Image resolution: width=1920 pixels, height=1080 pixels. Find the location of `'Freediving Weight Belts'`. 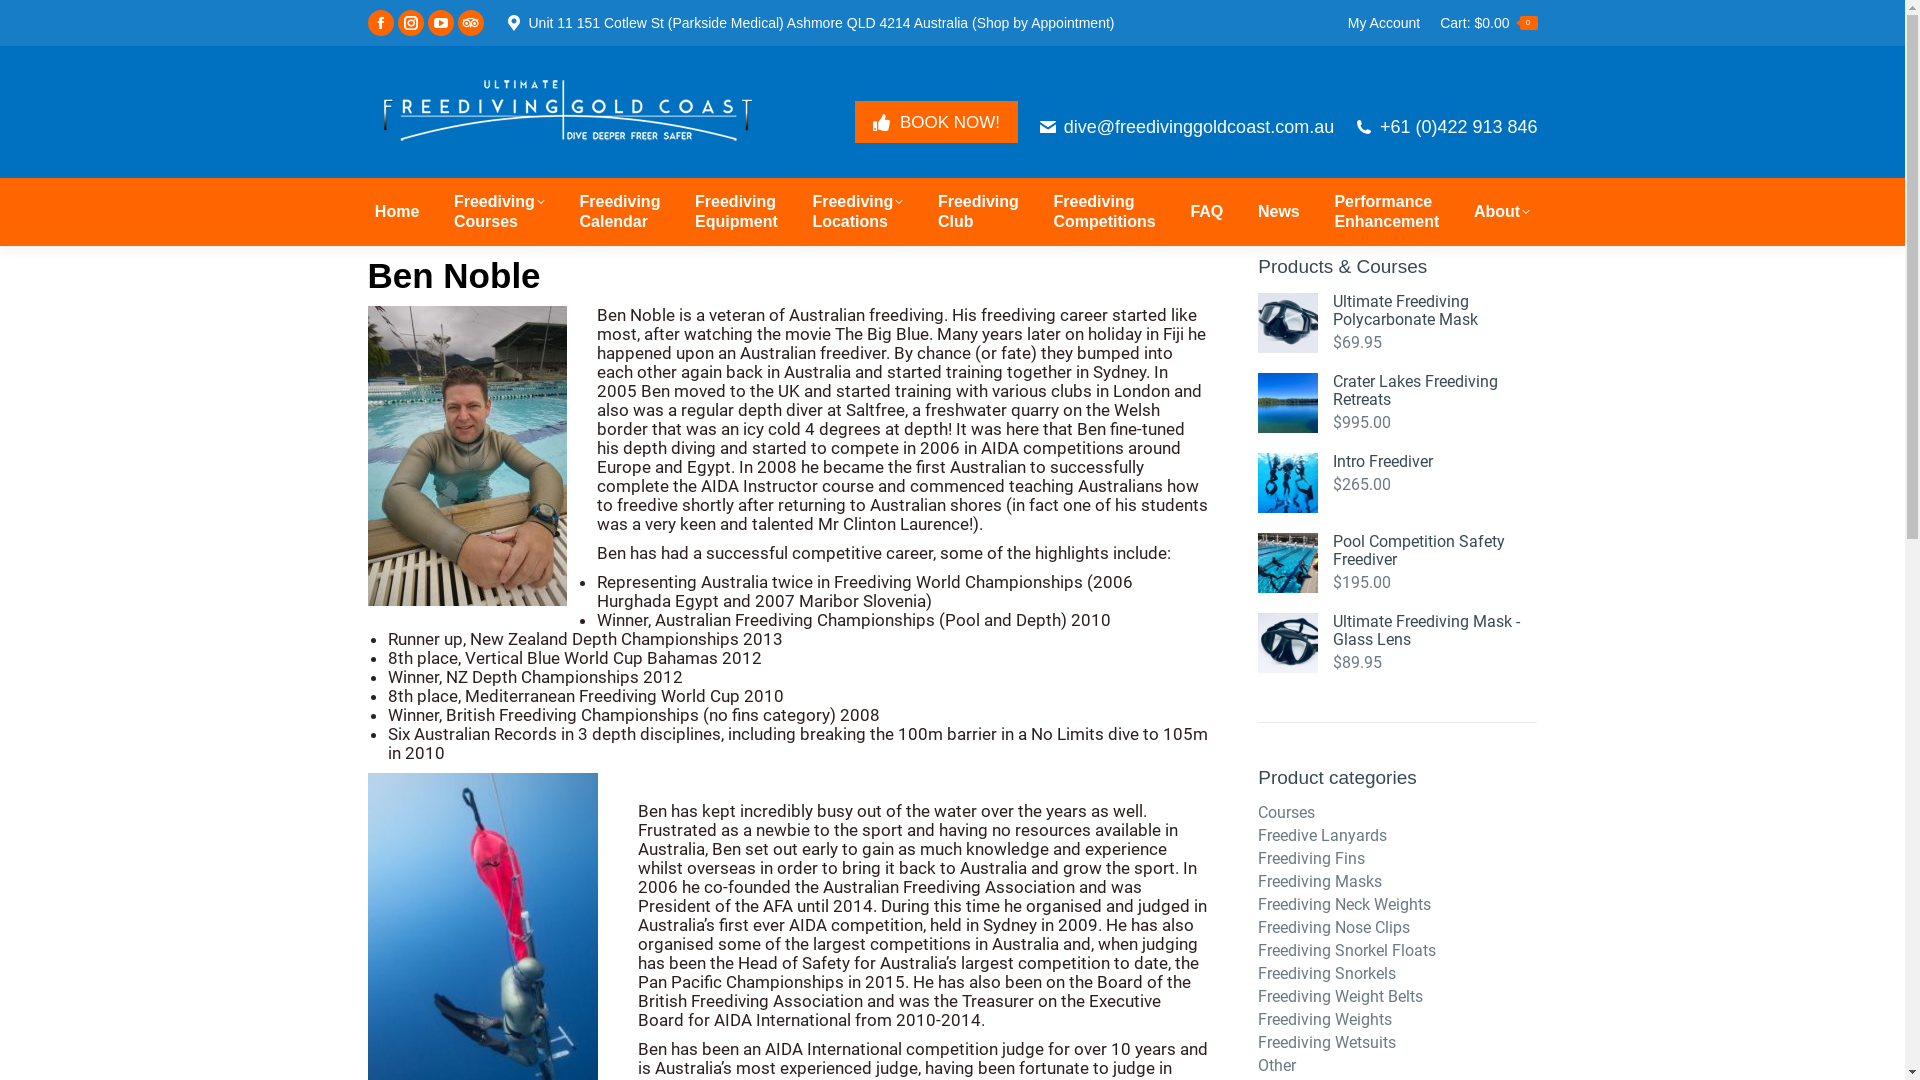

'Freediving Weight Belts' is located at coordinates (1340, 996).